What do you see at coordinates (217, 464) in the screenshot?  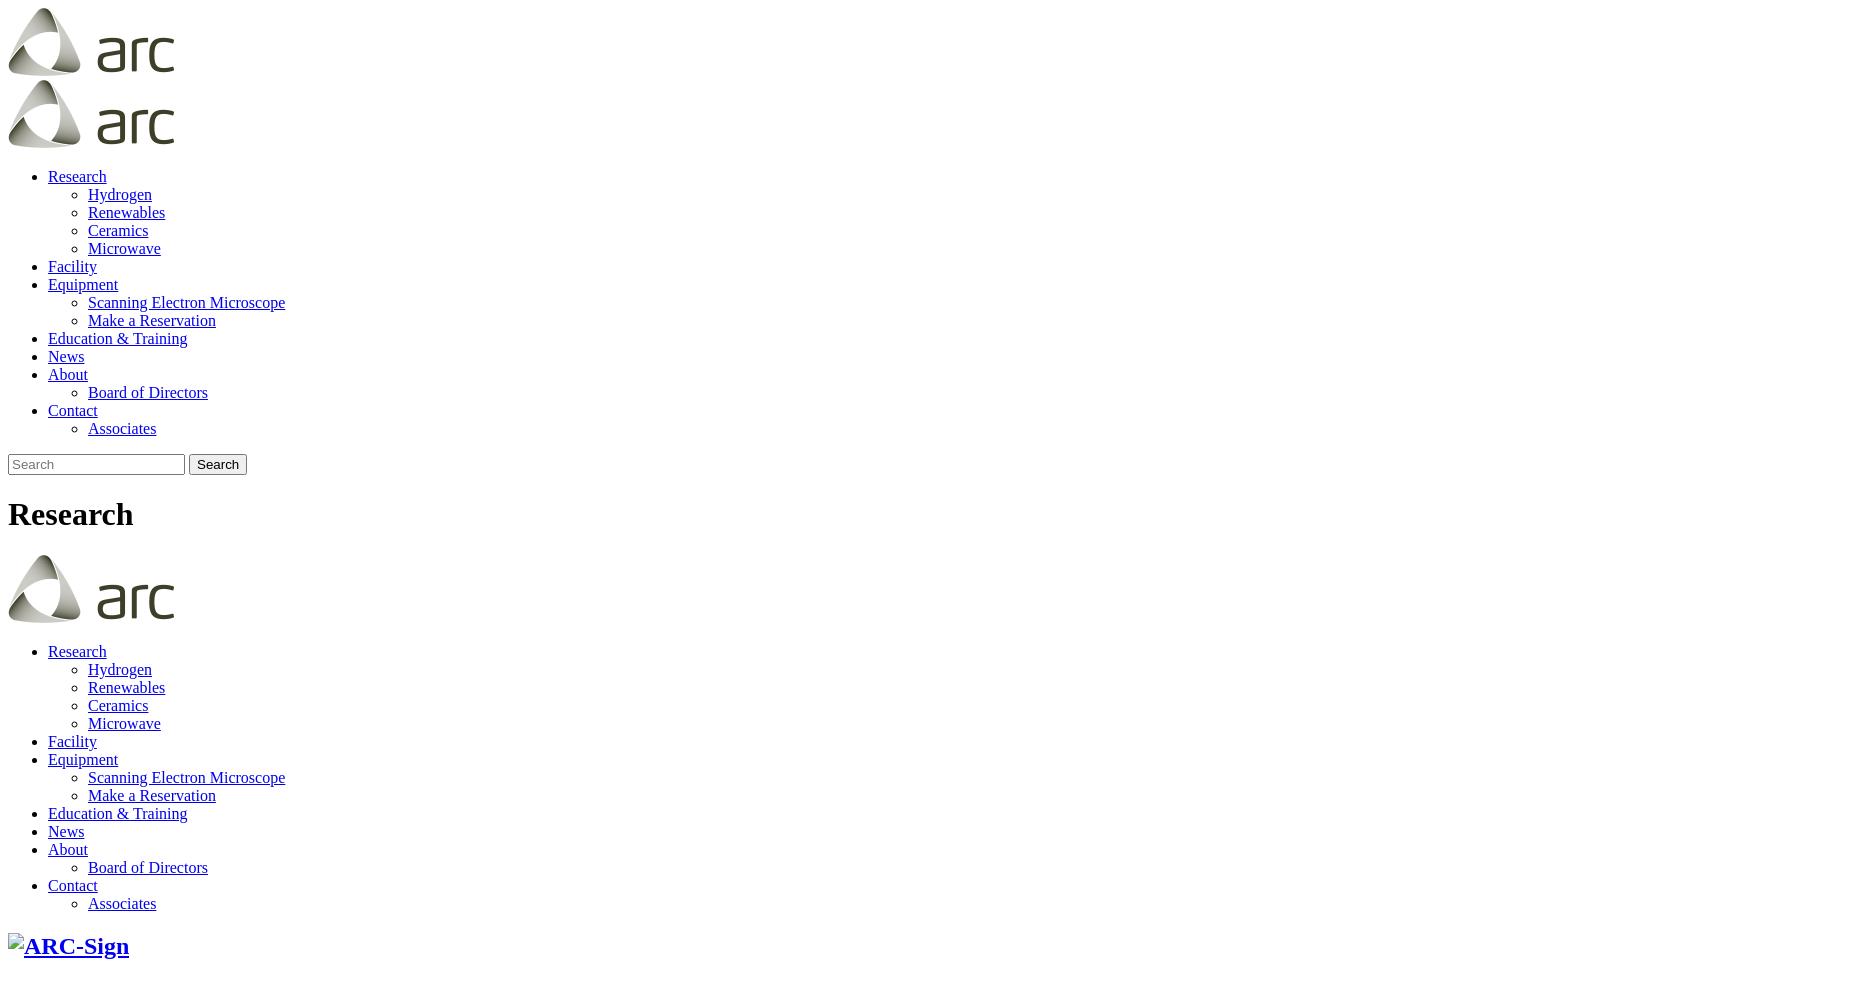 I see `'Search'` at bounding box center [217, 464].